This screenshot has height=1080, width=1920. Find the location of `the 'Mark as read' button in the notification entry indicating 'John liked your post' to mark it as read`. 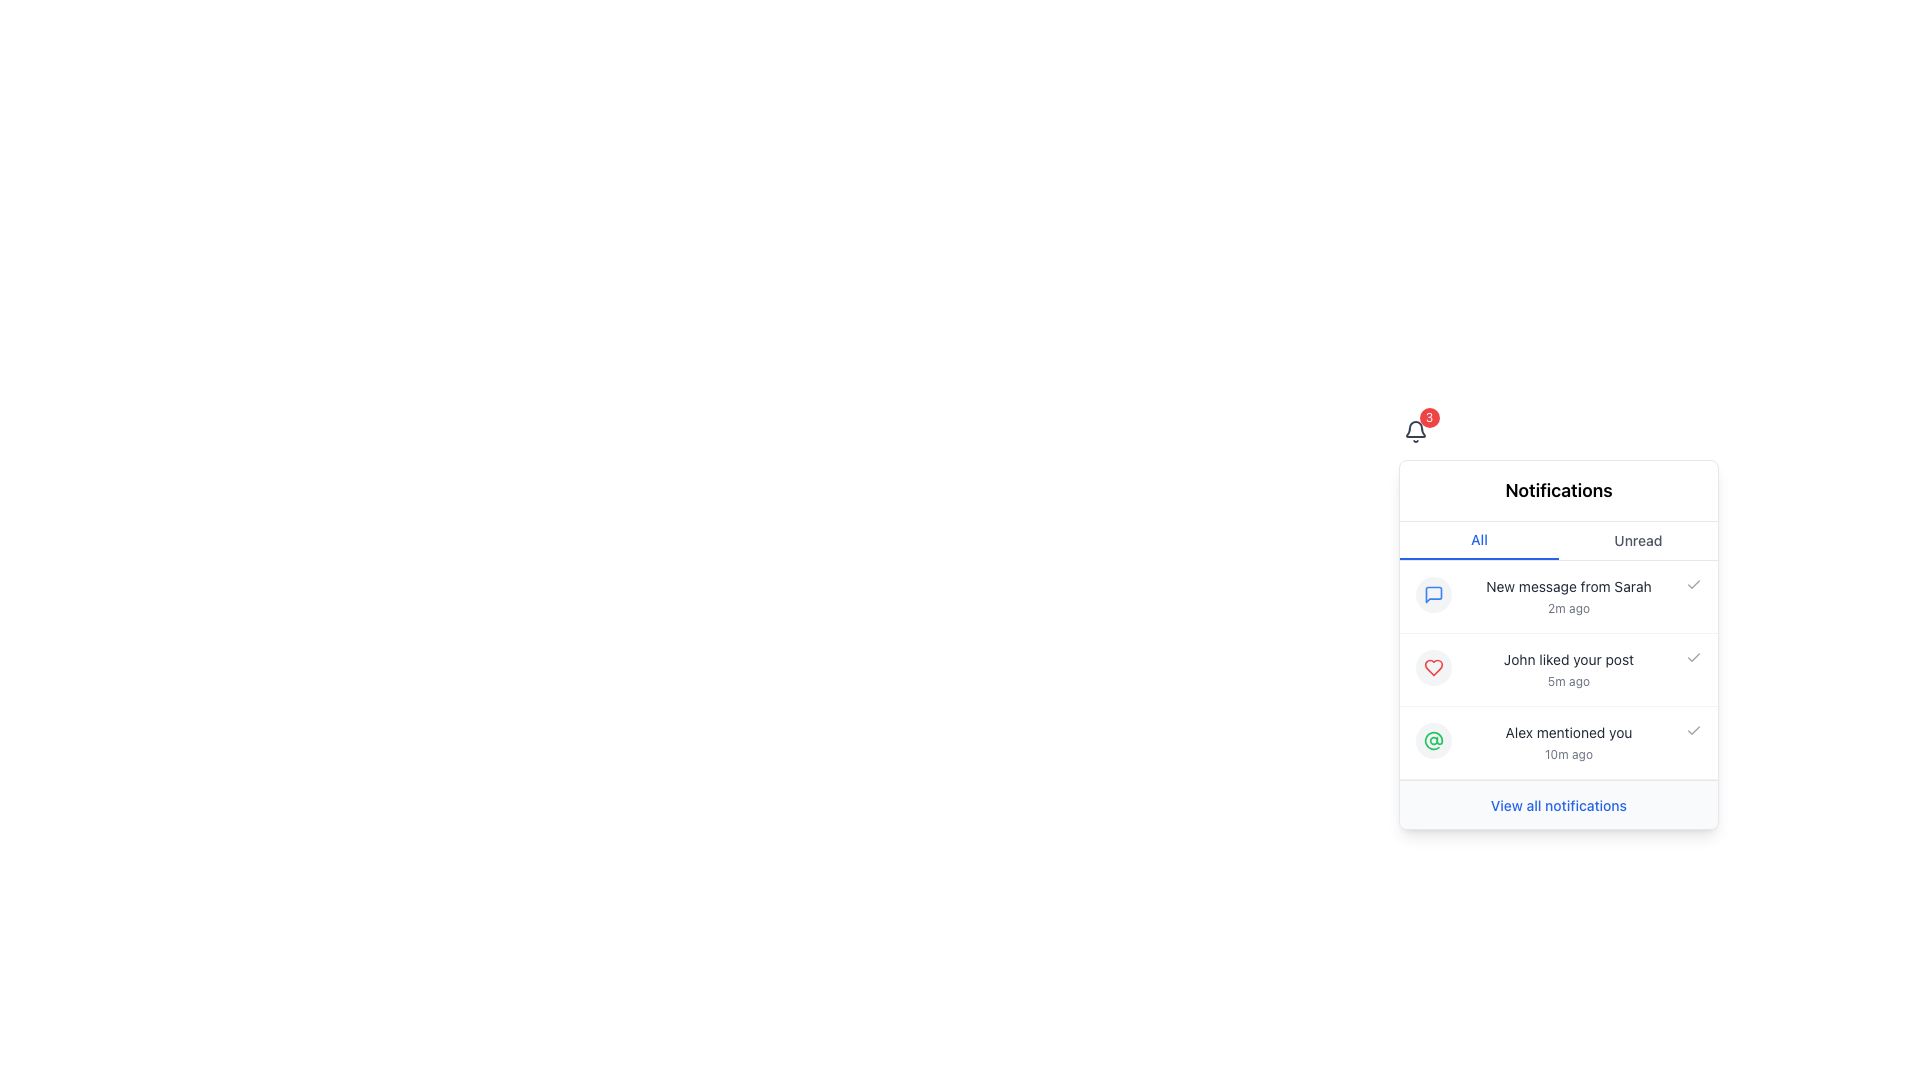

the 'Mark as read' button in the notification entry indicating 'John liked your post' to mark it as read is located at coordinates (1558, 670).